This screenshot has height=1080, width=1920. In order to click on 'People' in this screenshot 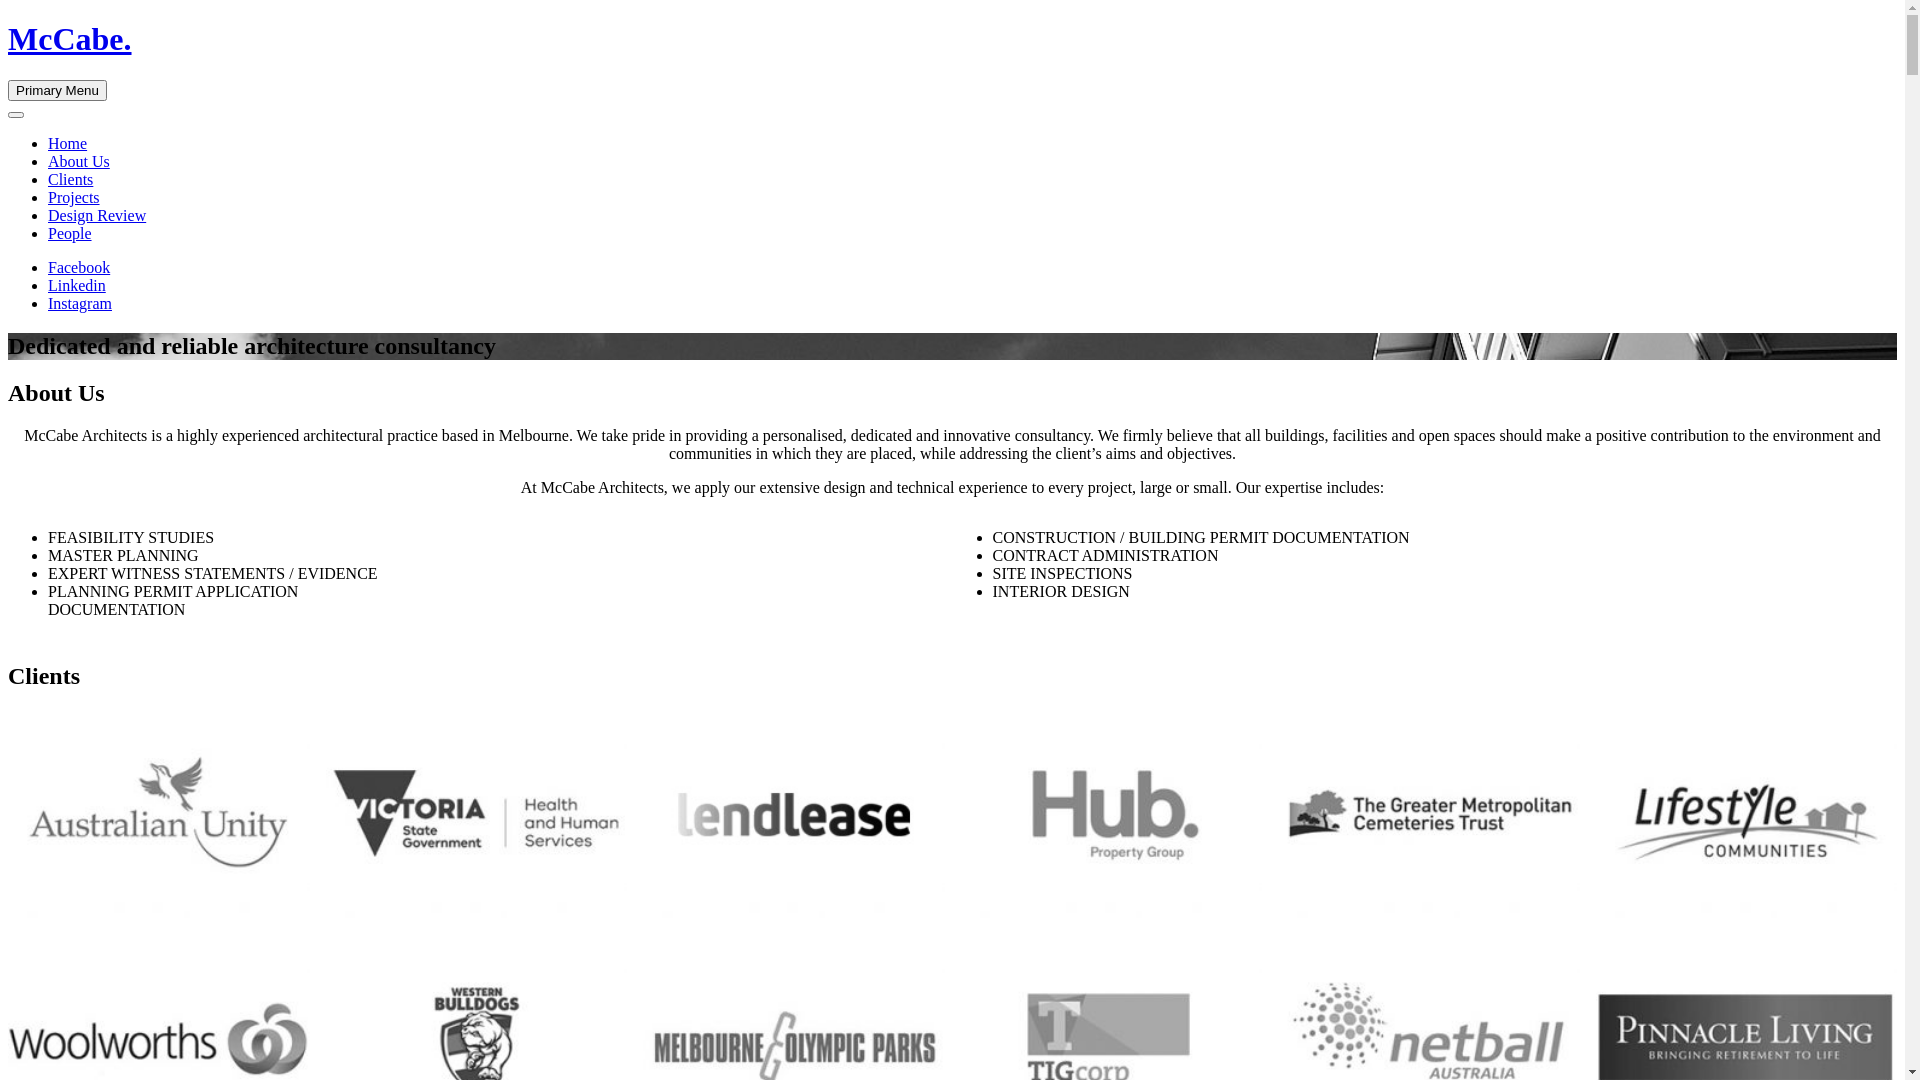, I will do `click(70, 232)`.